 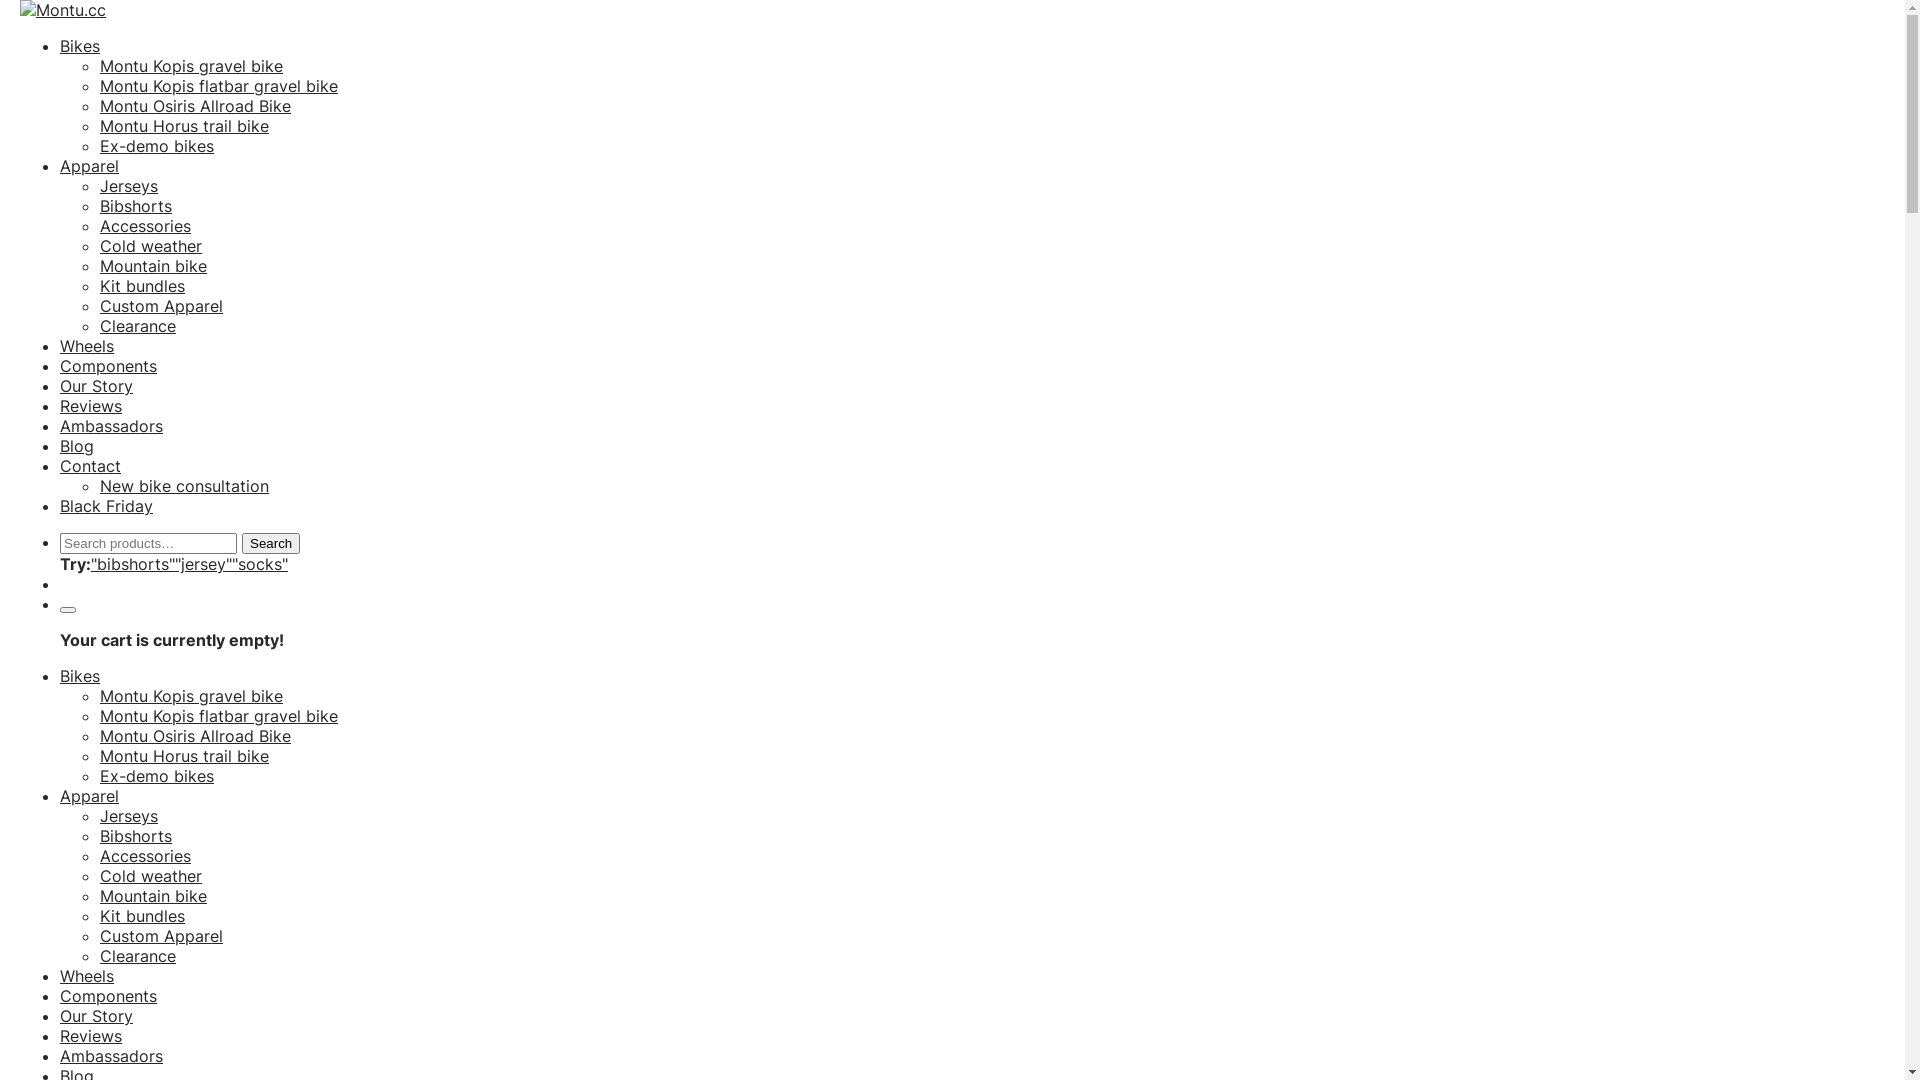 What do you see at coordinates (156, 145) in the screenshot?
I see `'Ex-demo bikes'` at bounding box center [156, 145].